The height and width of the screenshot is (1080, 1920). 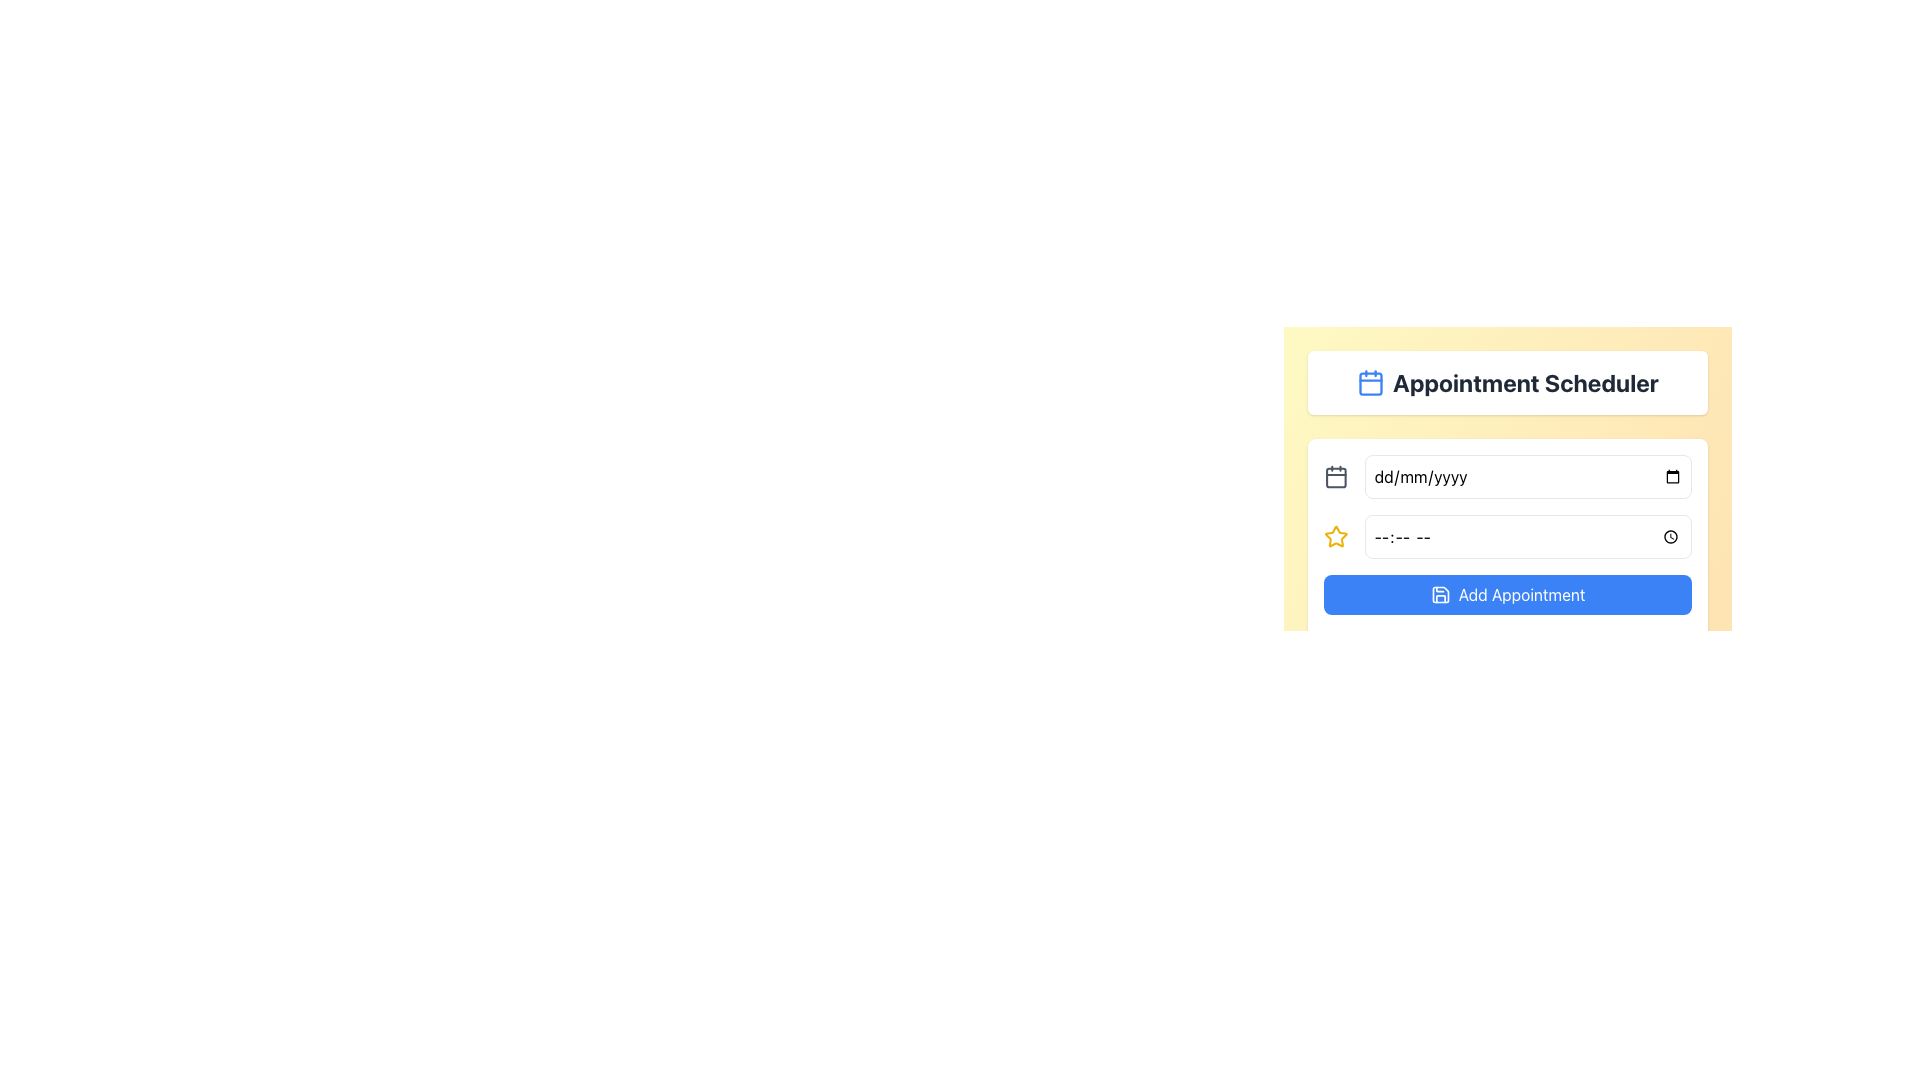 What do you see at coordinates (1336, 535) in the screenshot?
I see `the star-shaped icon located within the scheduling interface, positioned to the left of the time input field` at bounding box center [1336, 535].